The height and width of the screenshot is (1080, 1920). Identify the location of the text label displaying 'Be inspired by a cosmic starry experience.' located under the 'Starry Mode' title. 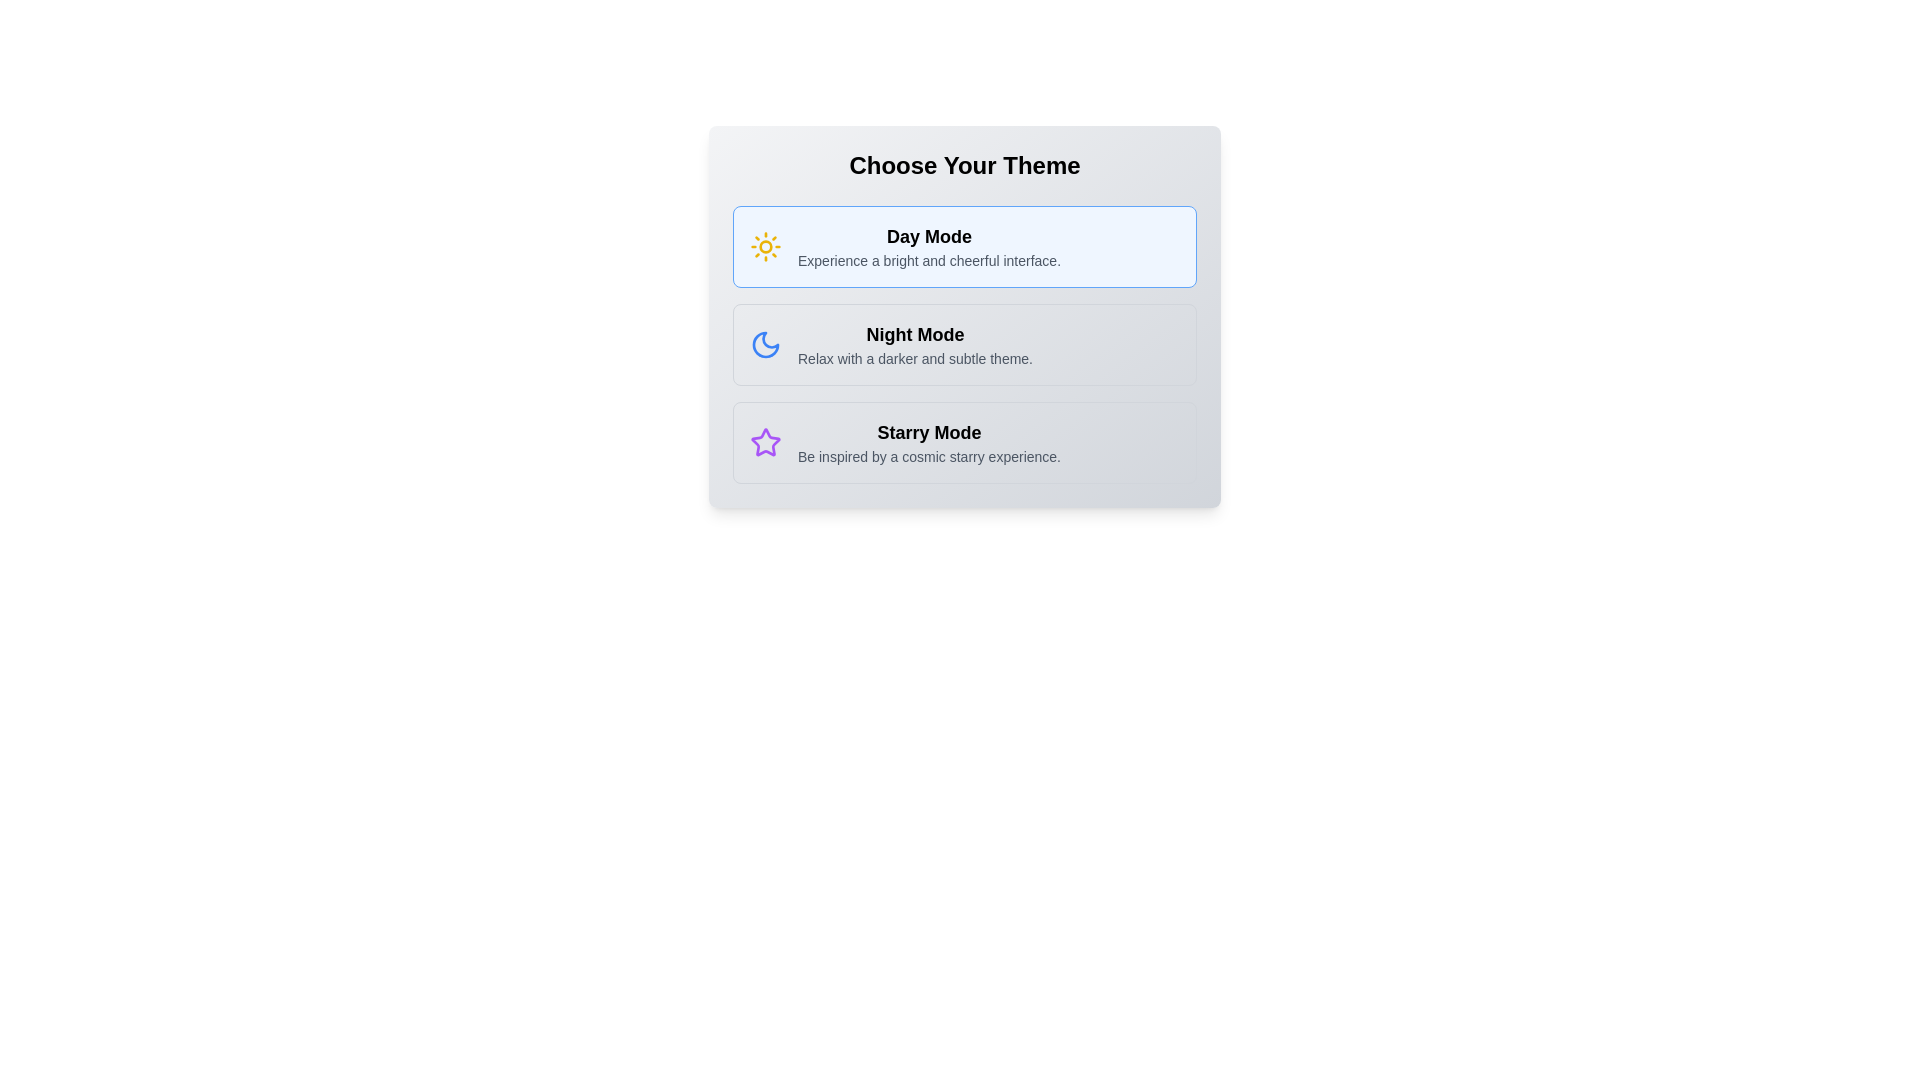
(928, 456).